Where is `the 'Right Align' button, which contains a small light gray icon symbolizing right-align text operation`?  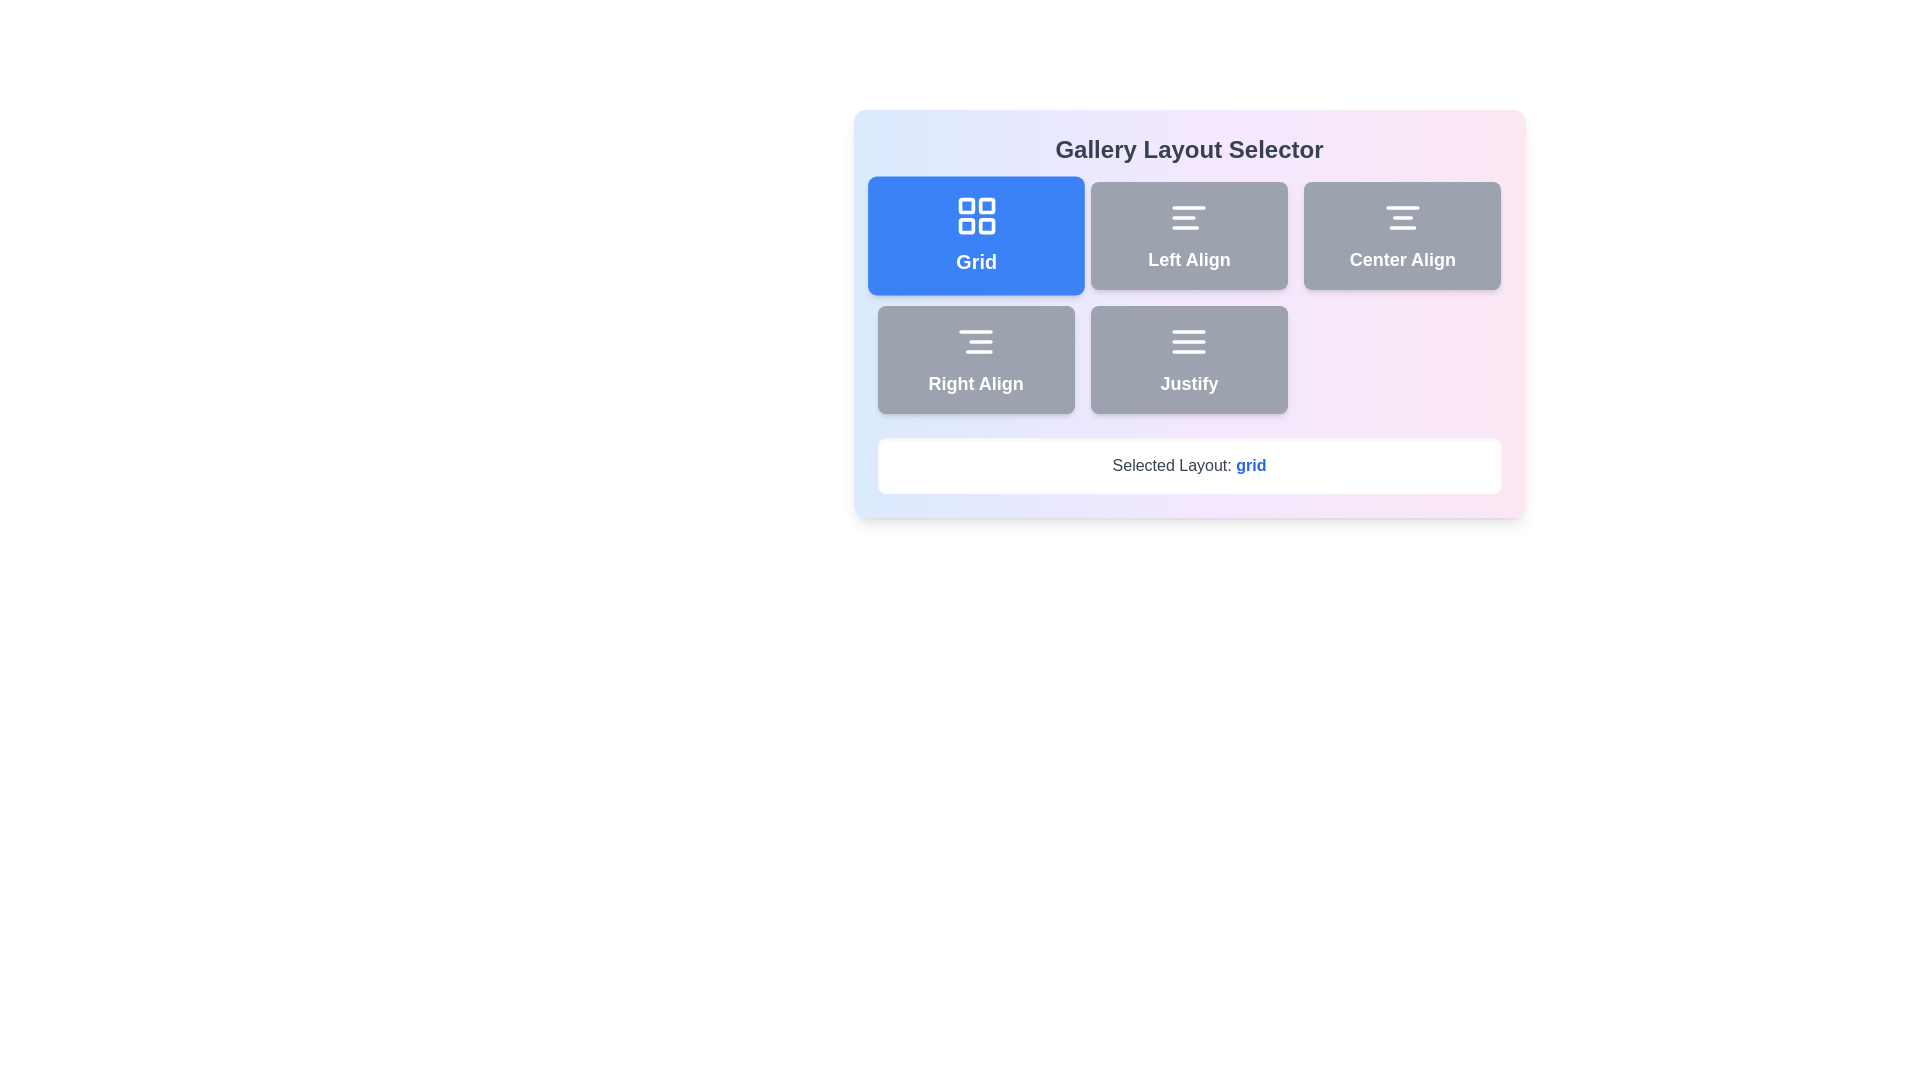 the 'Right Align' button, which contains a small light gray icon symbolizing right-align text operation is located at coordinates (976, 341).